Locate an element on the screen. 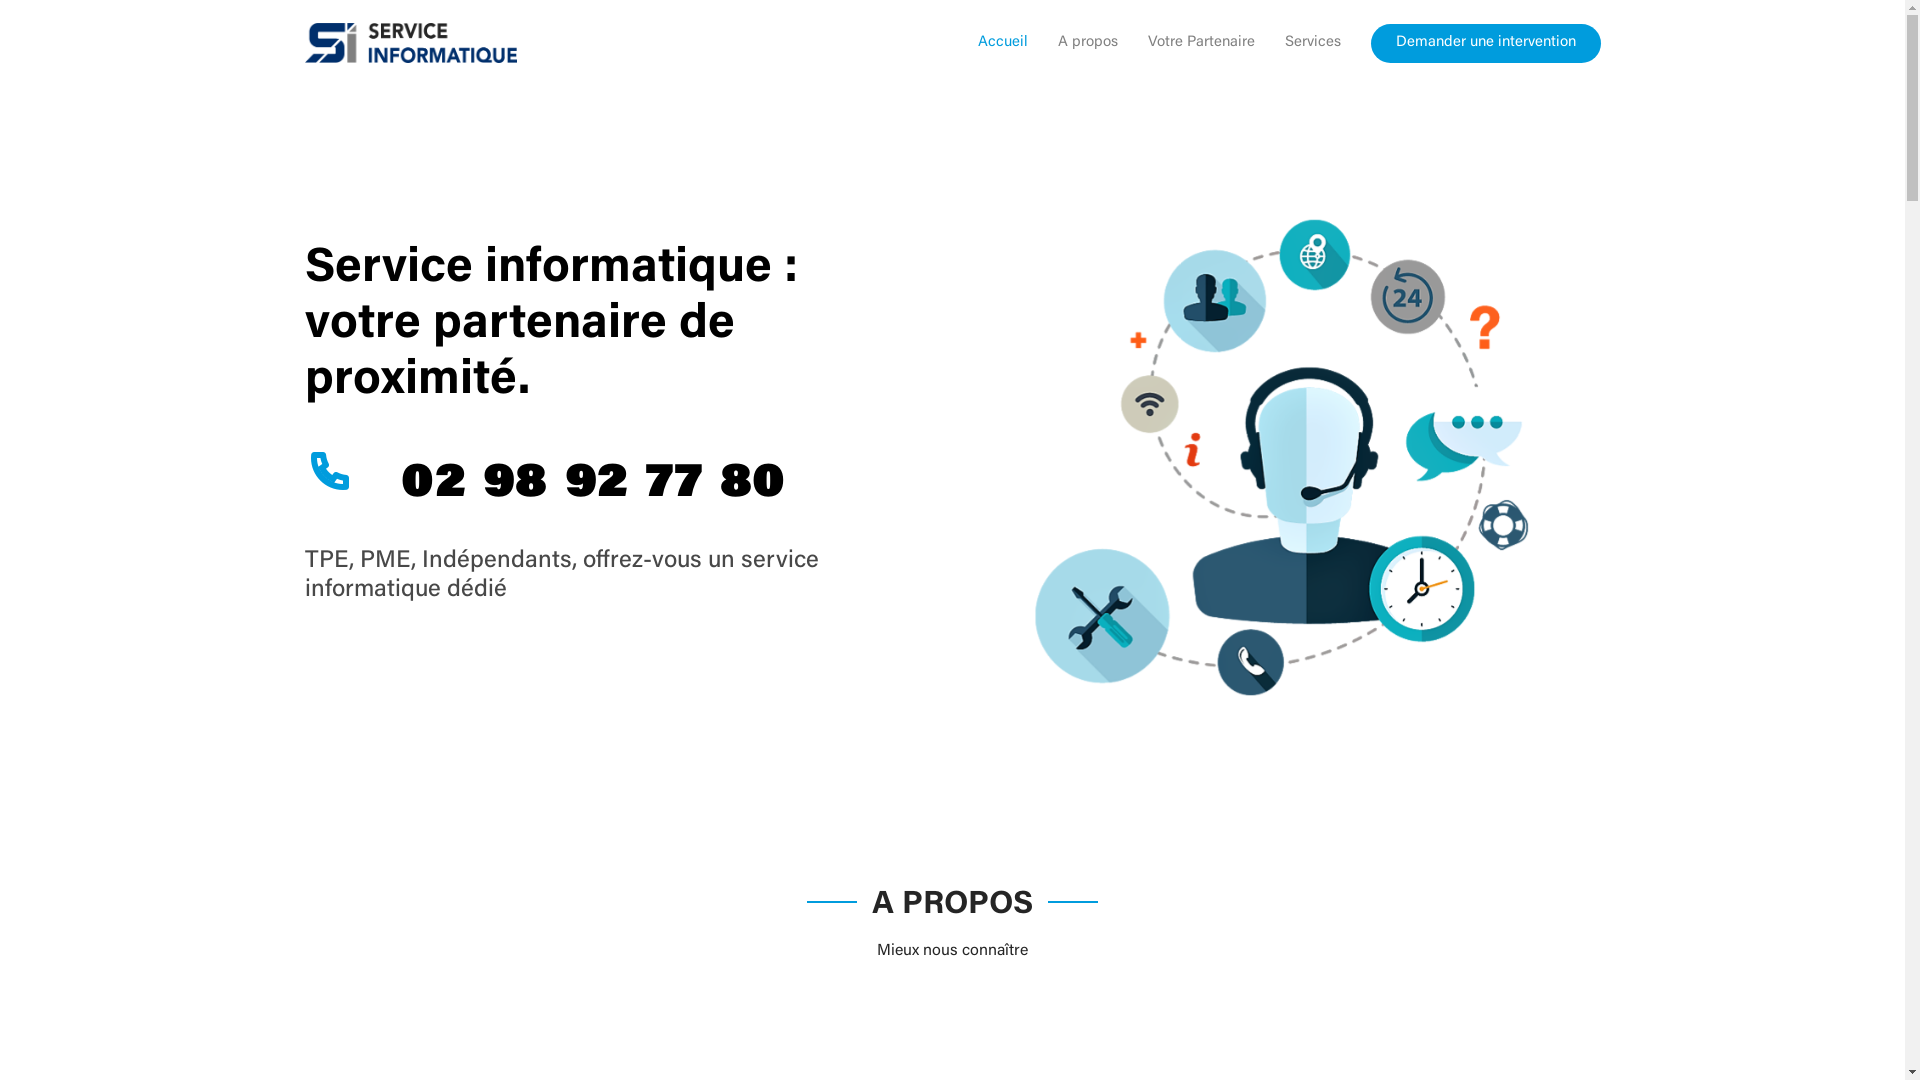  'A propos' is located at coordinates (1072, 43).